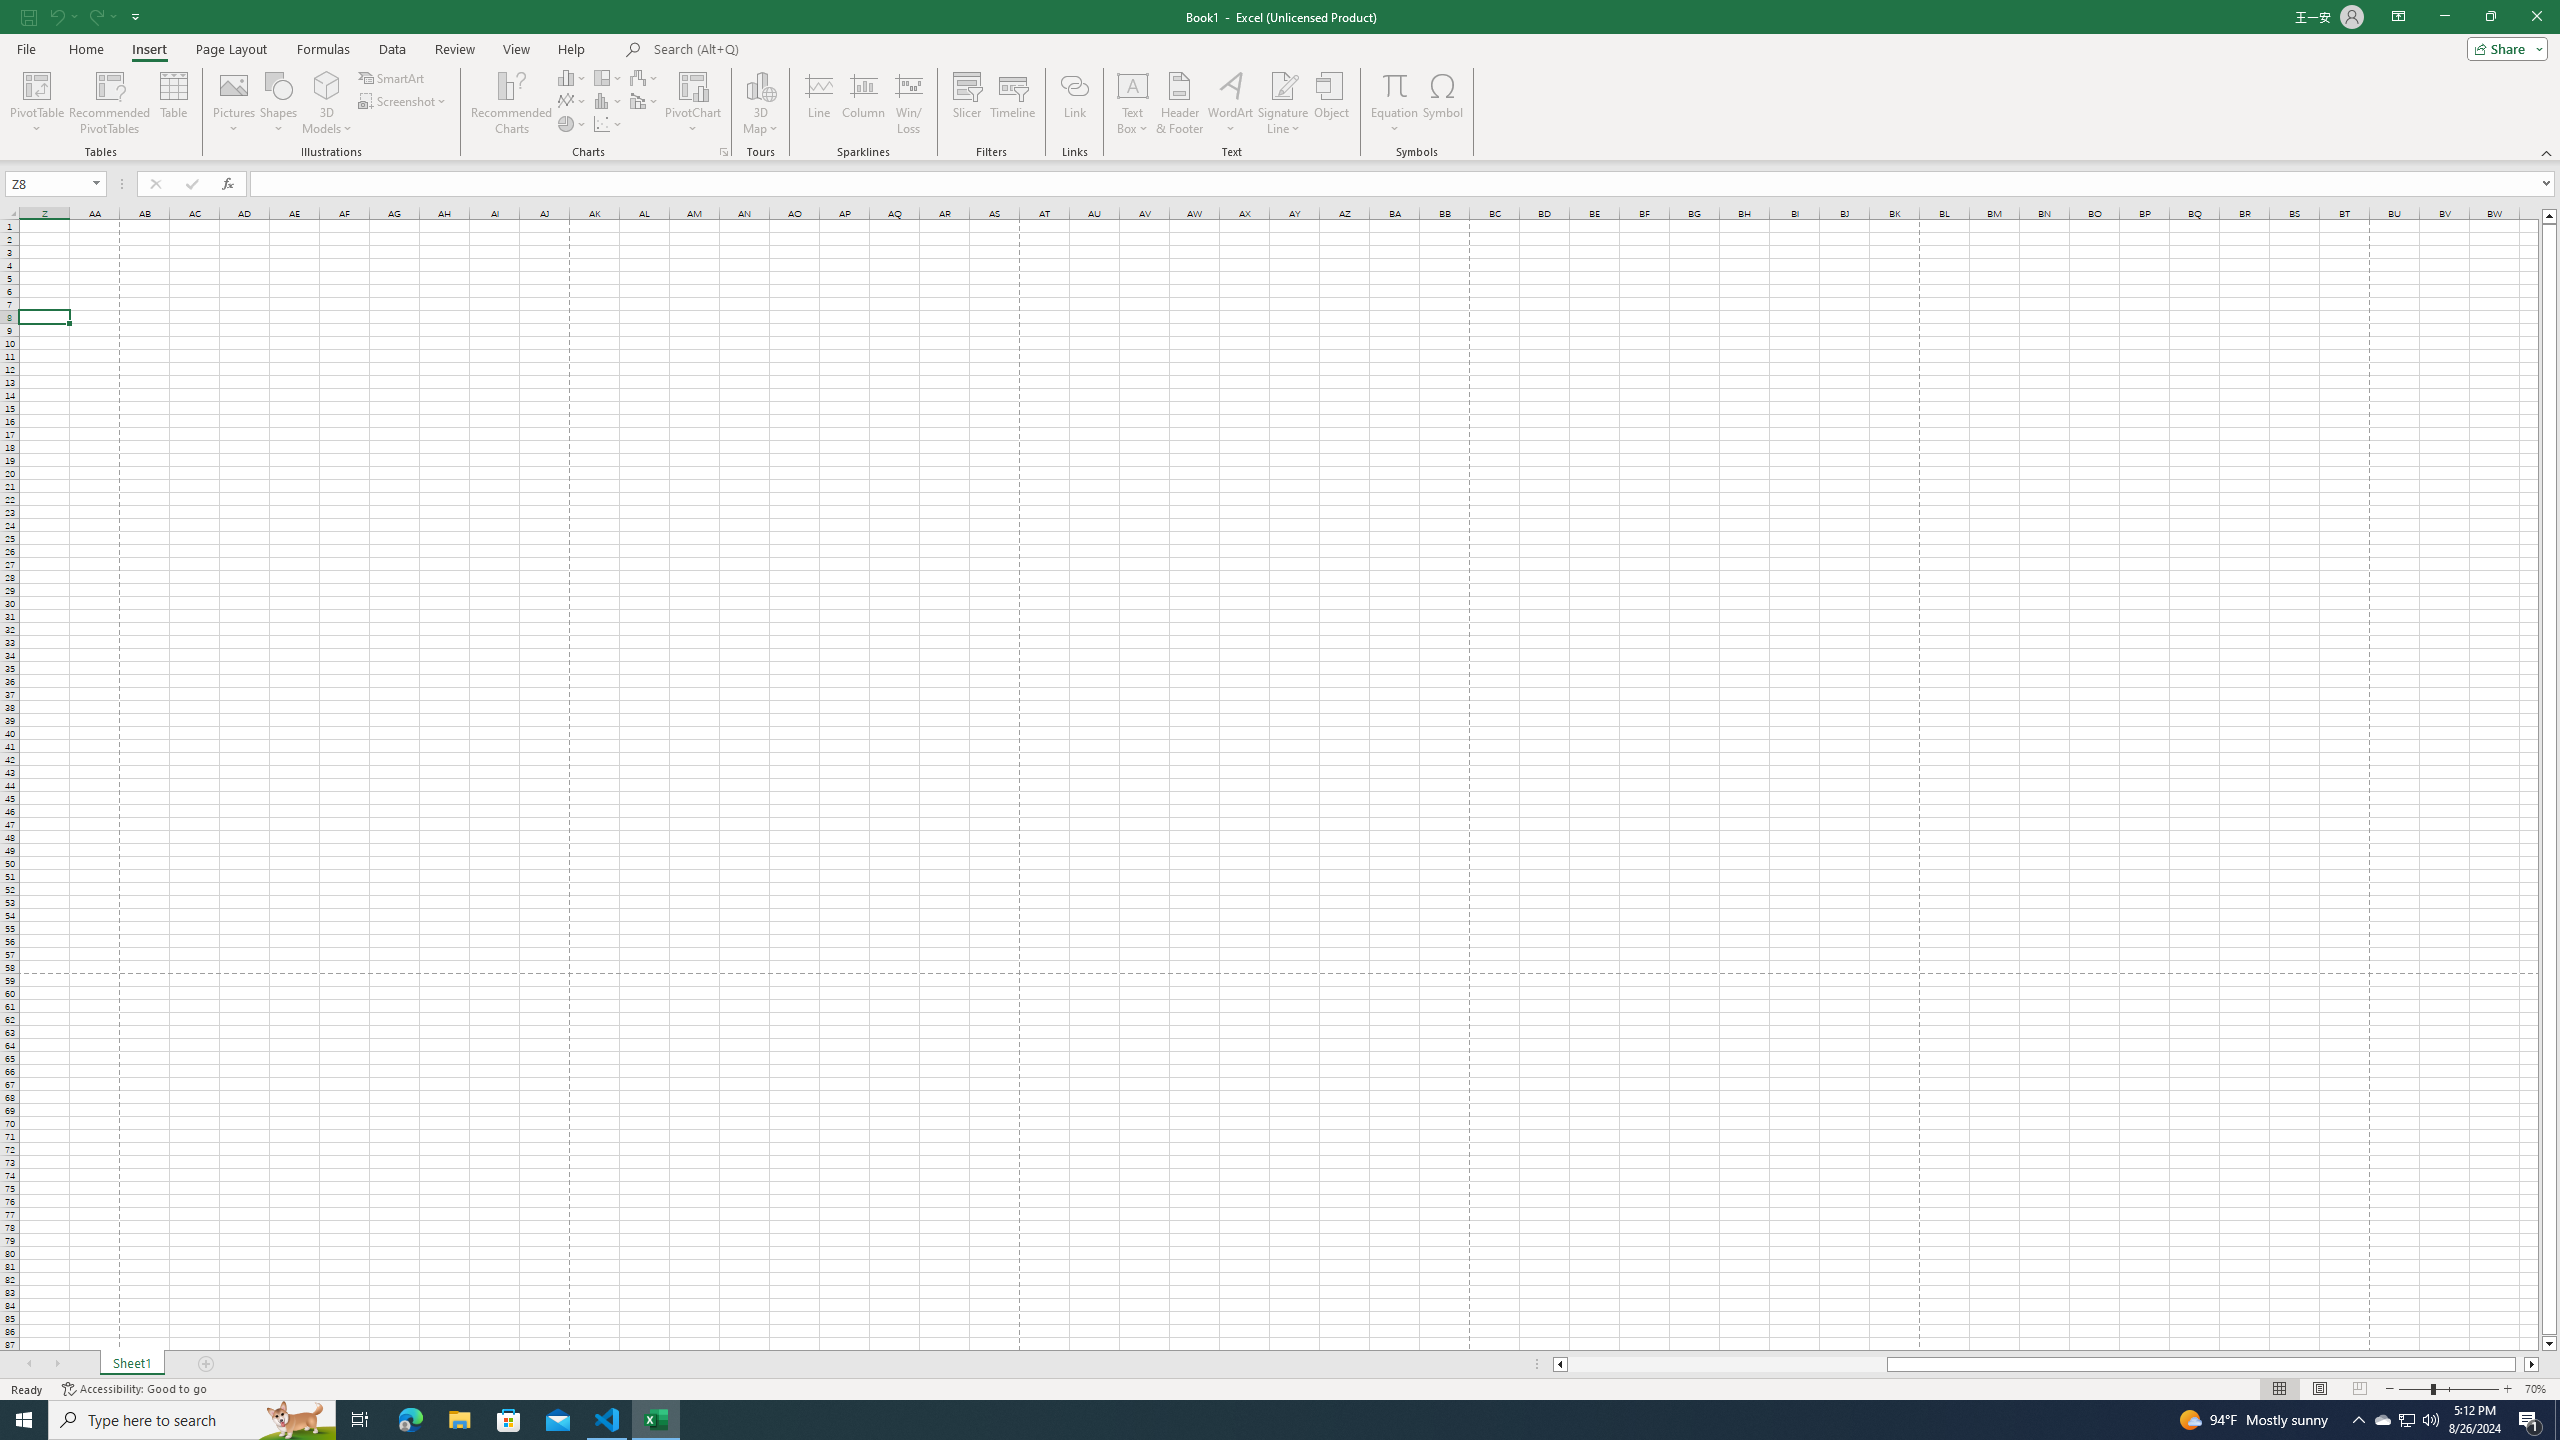 Image resolution: width=2560 pixels, height=1440 pixels. Describe the element at coordinates (1443, 103) in the screenshot. I see `'Symbol...'` at that location.